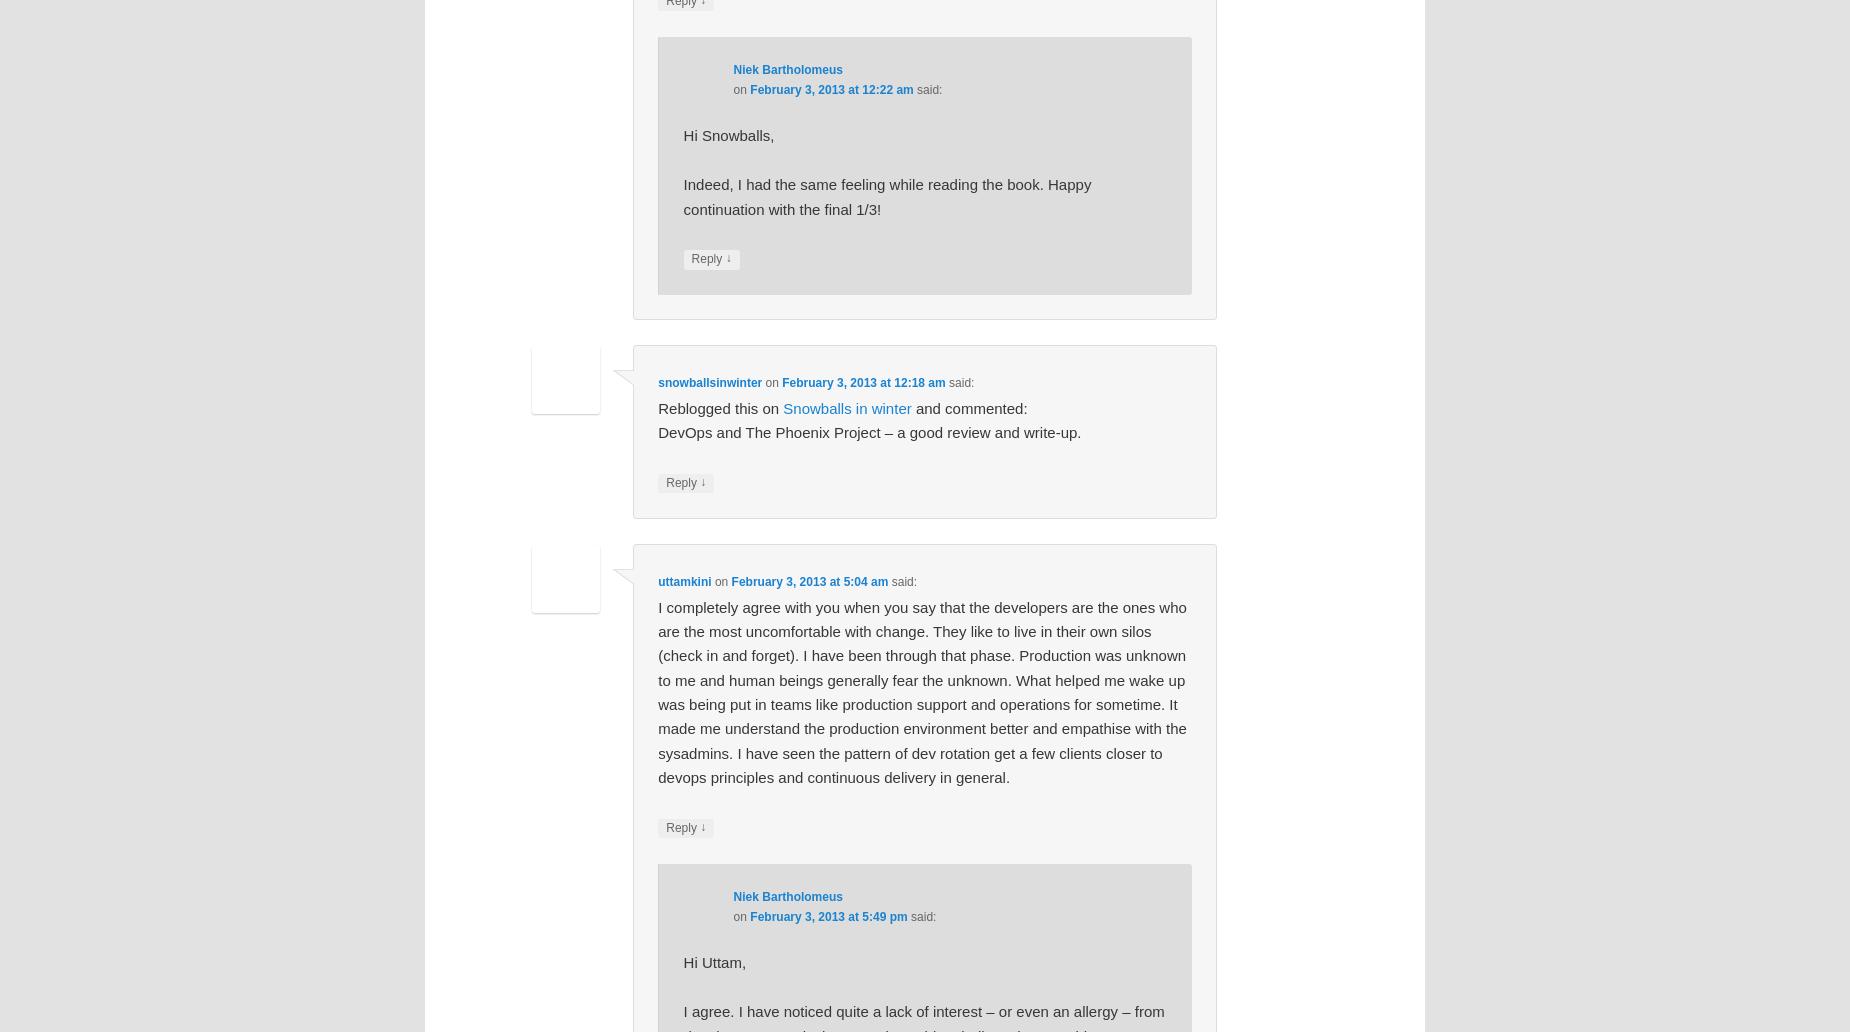  What do you see at coordinates (809, 582) in the screenshot?
I see `'February 3, 2013 at 5:04 am'` at bounding box center [809, 582].